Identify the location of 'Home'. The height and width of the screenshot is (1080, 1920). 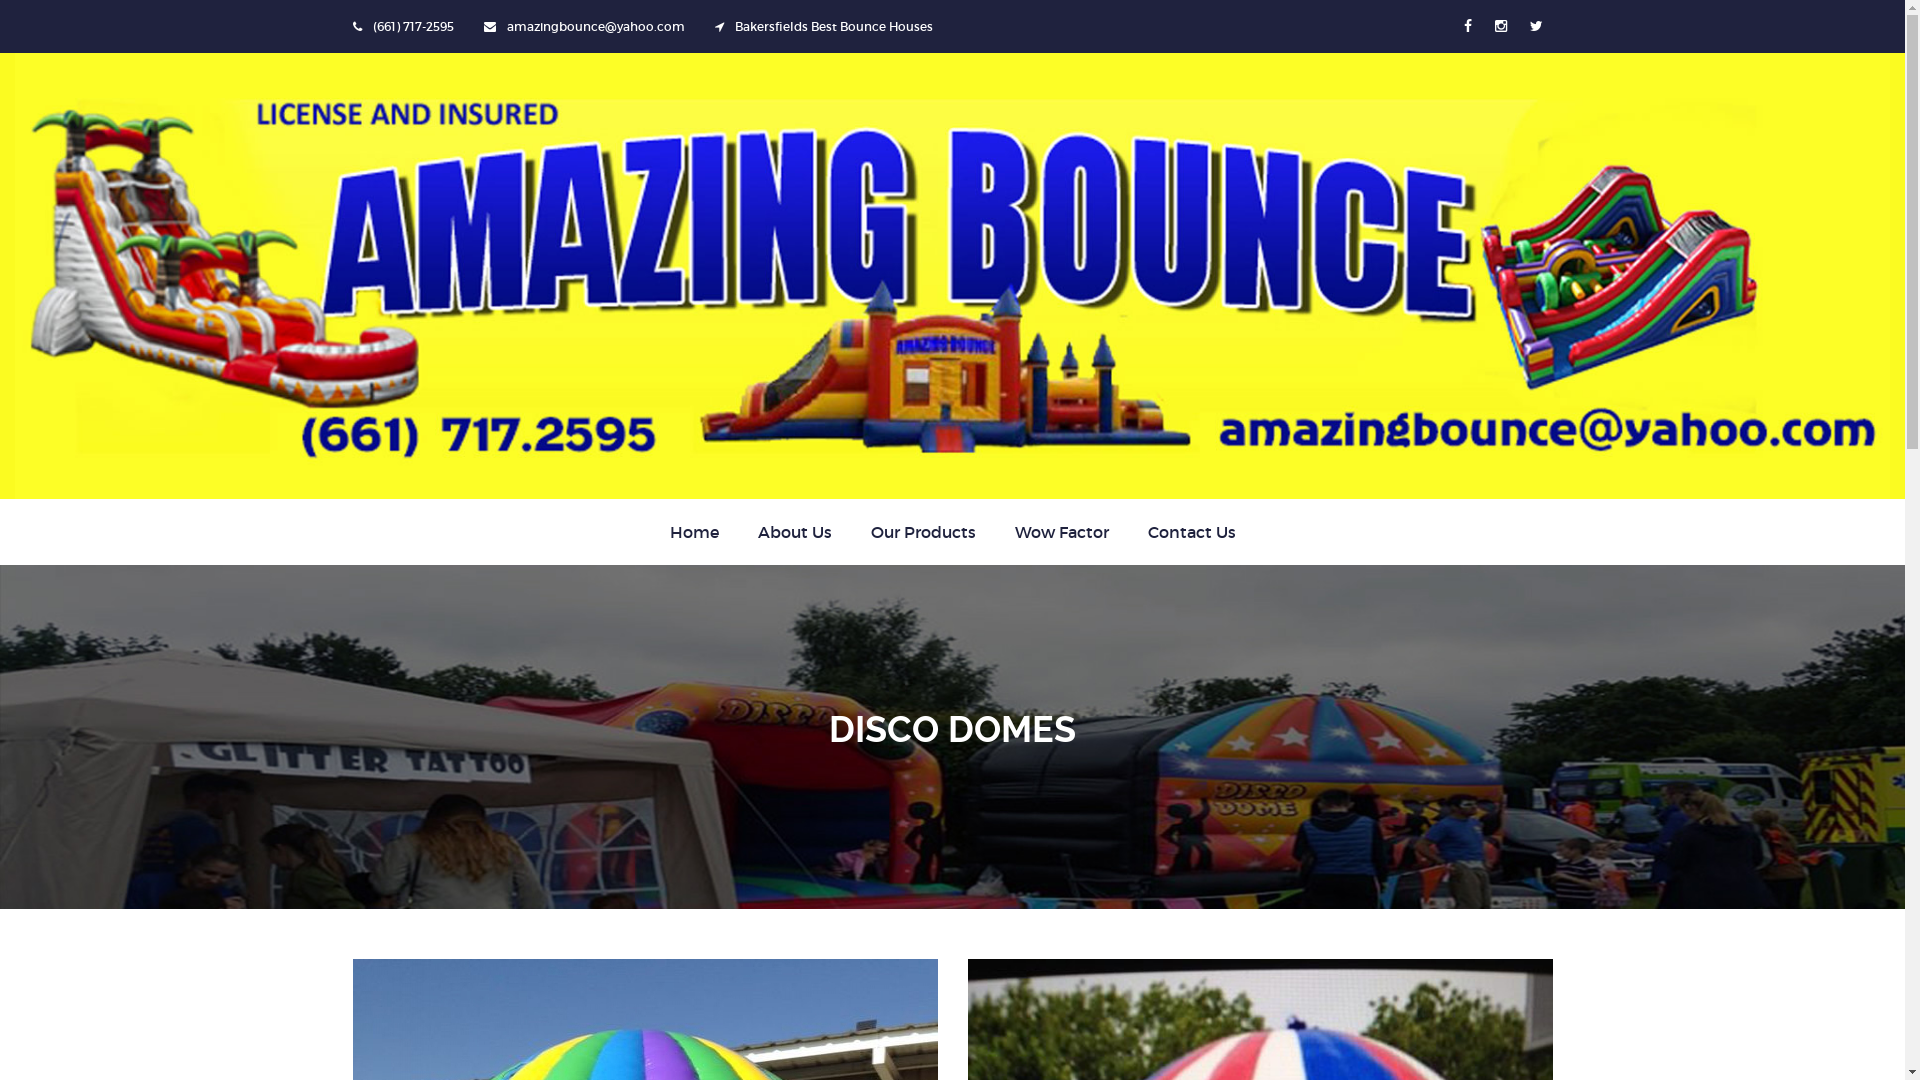
(694, 531).